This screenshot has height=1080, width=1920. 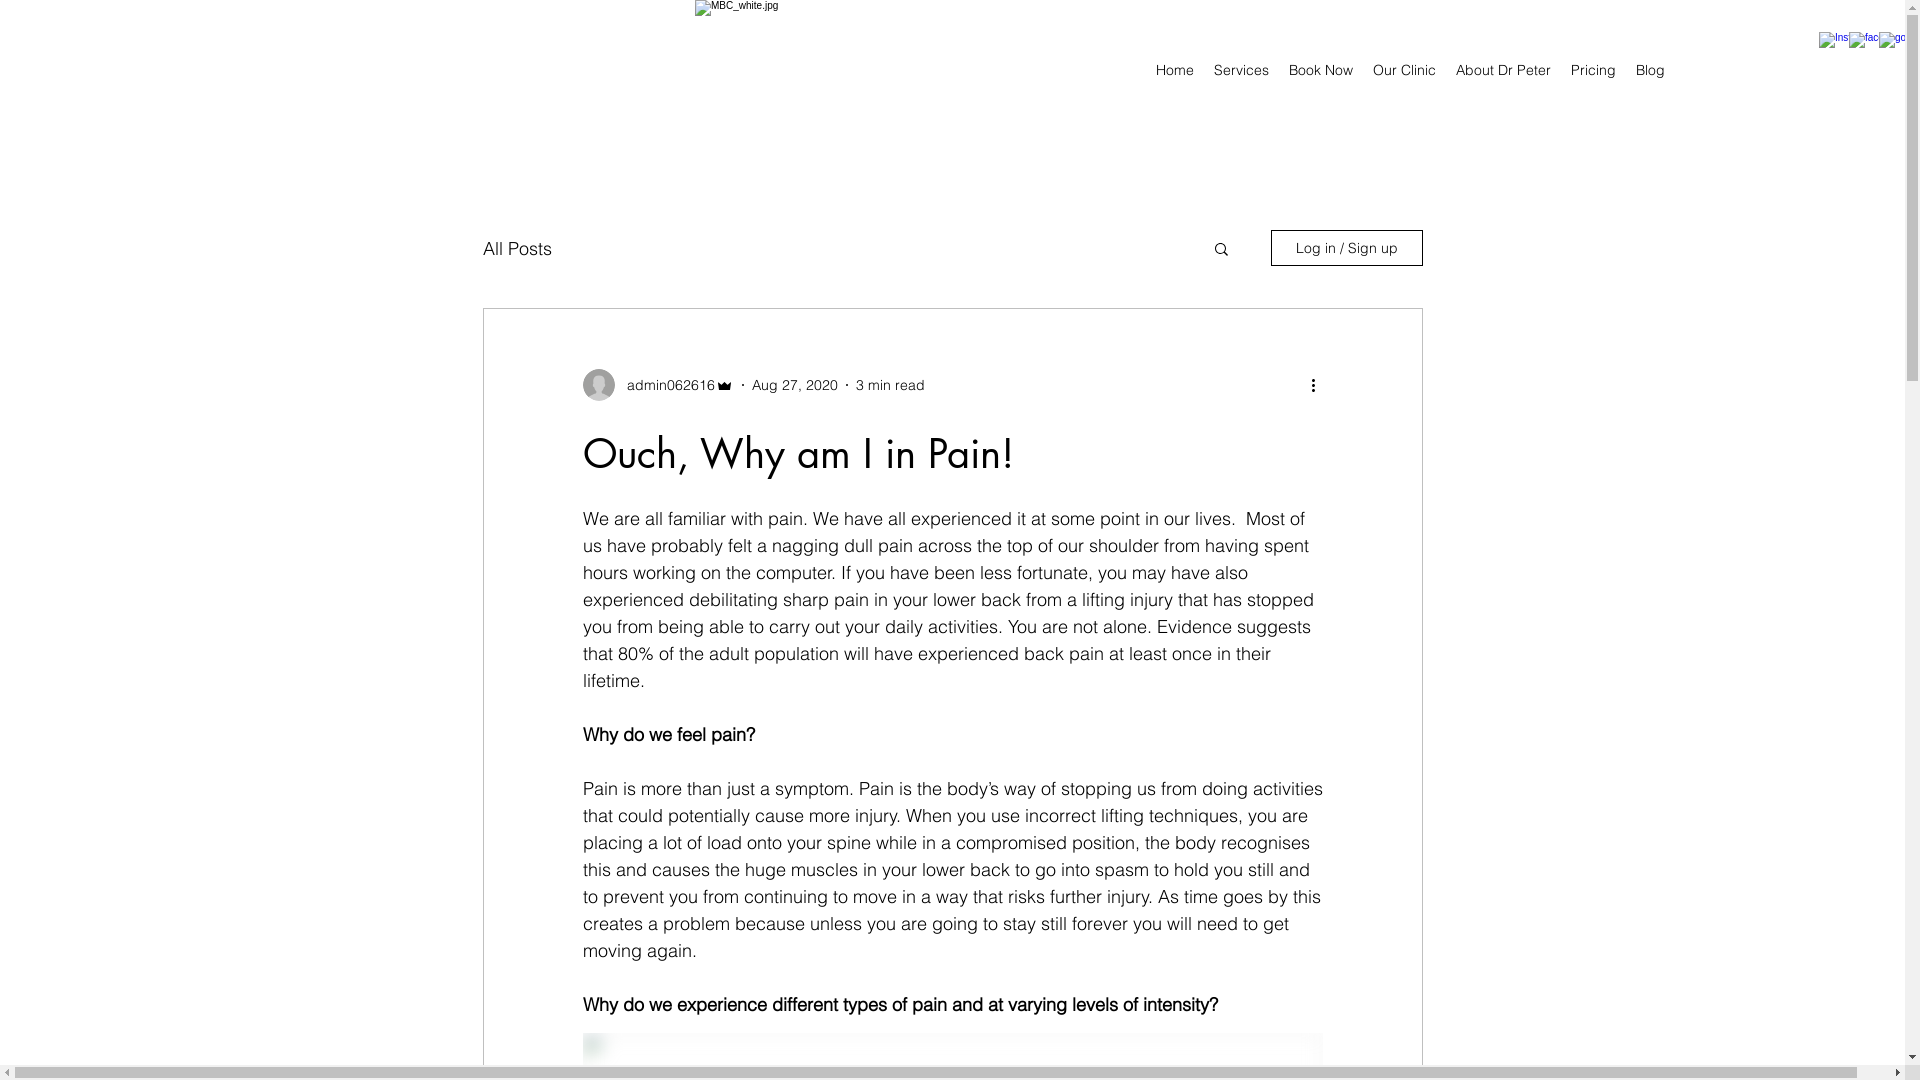 What do you see at coordinates (1503, 68) in the screenshot?
I see `'About Dr Peter'` at bounding box center [1503, 68].